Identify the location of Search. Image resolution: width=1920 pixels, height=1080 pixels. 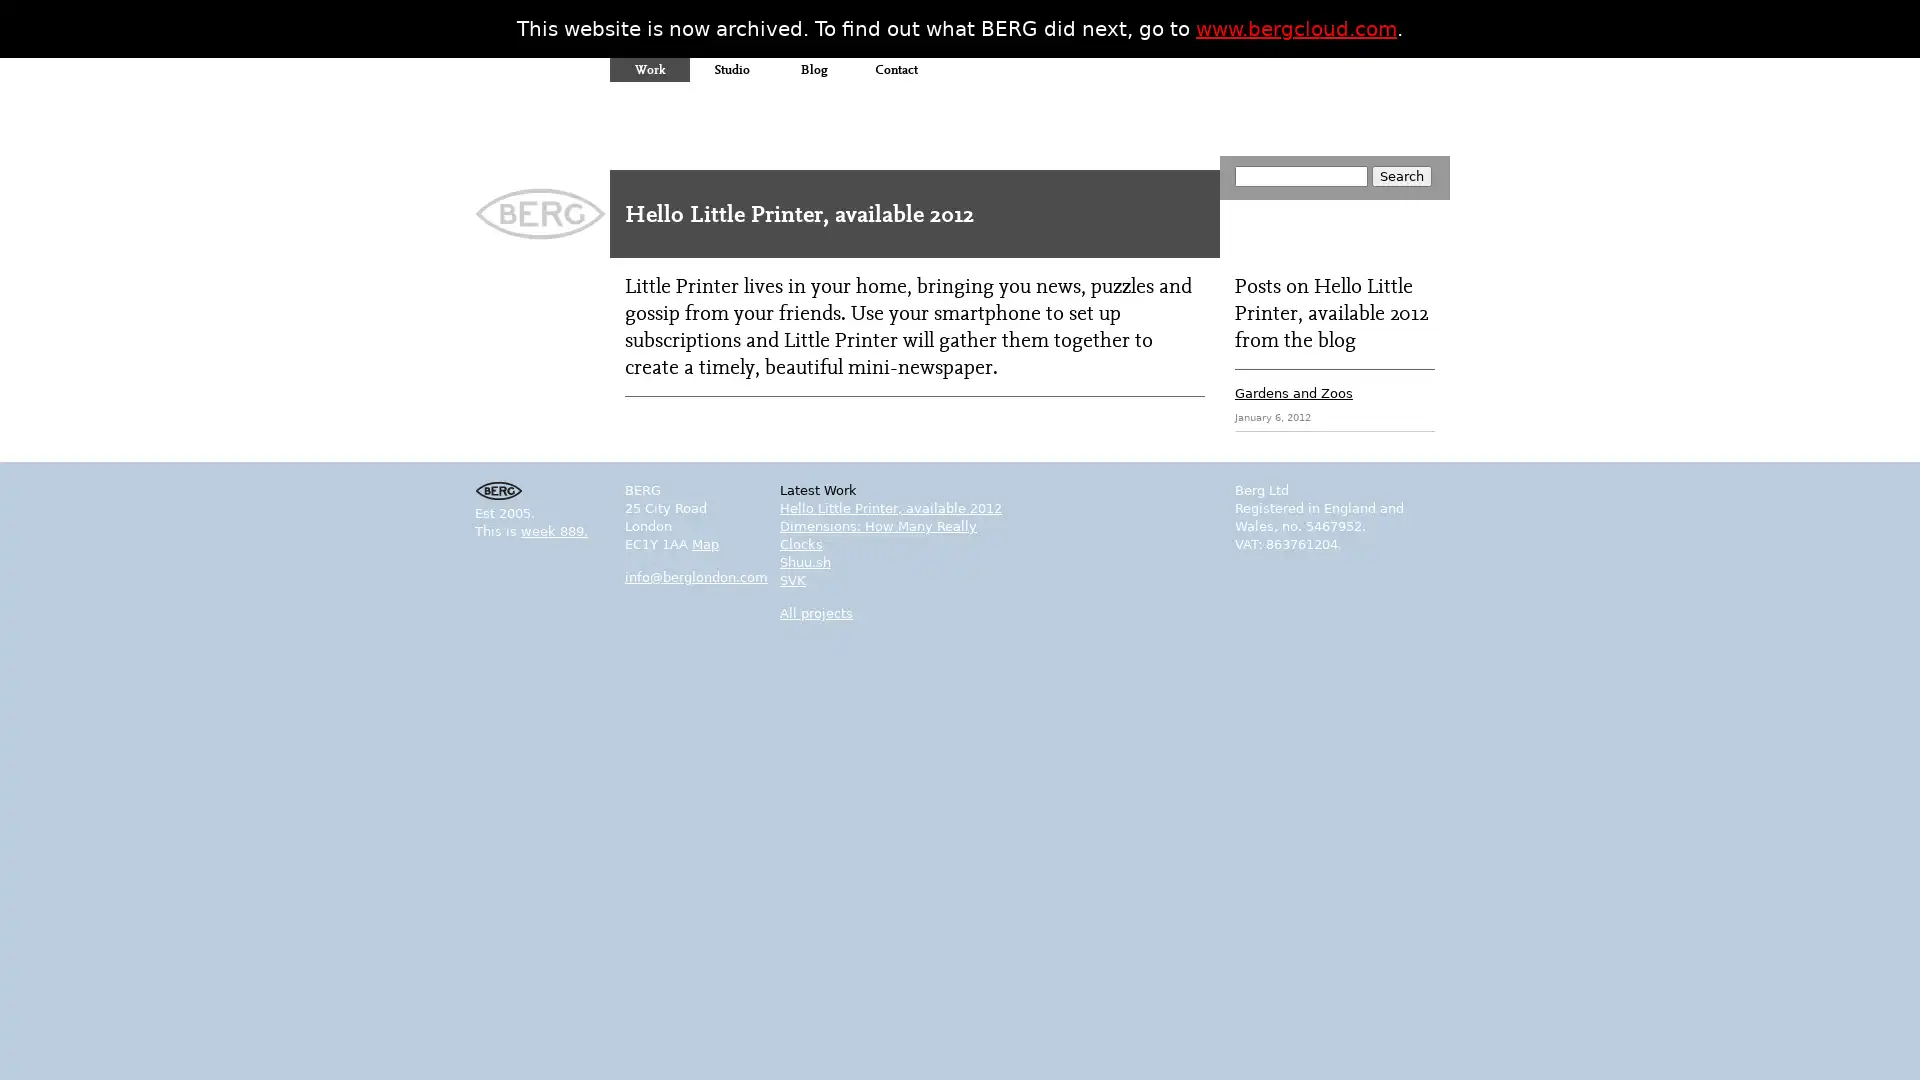
(1400, 175).